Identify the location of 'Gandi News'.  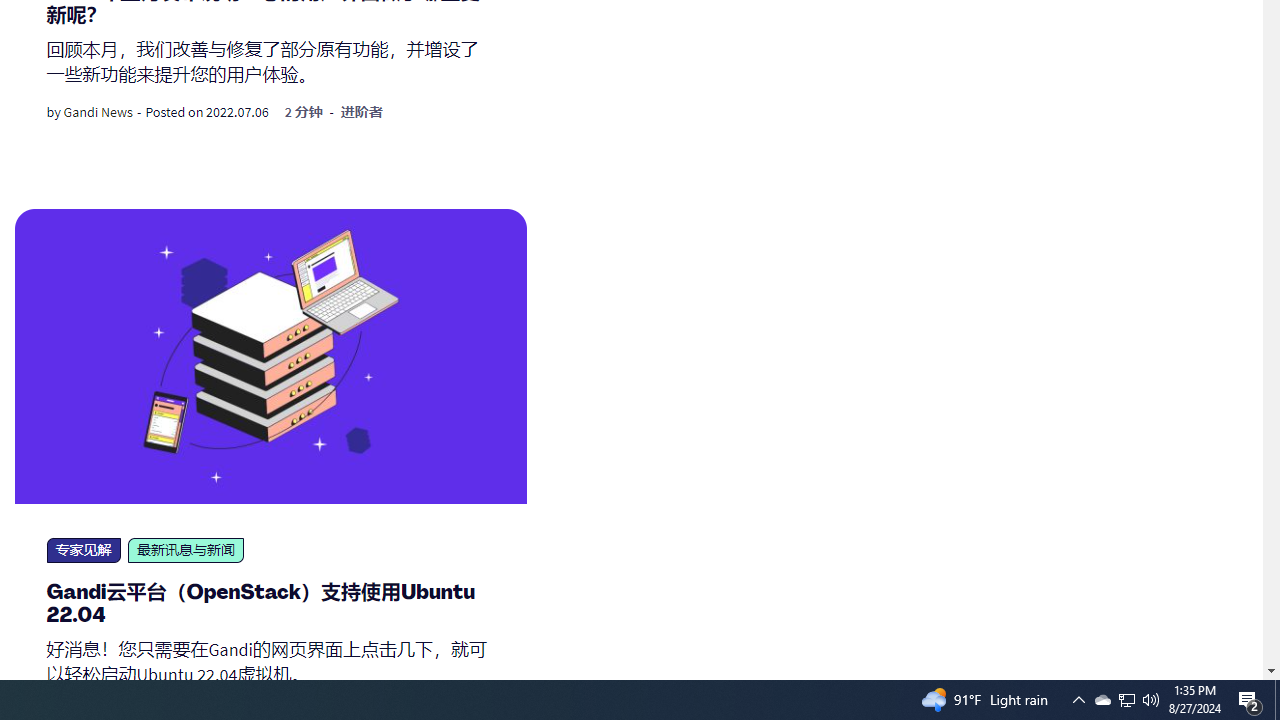
(96, 112).